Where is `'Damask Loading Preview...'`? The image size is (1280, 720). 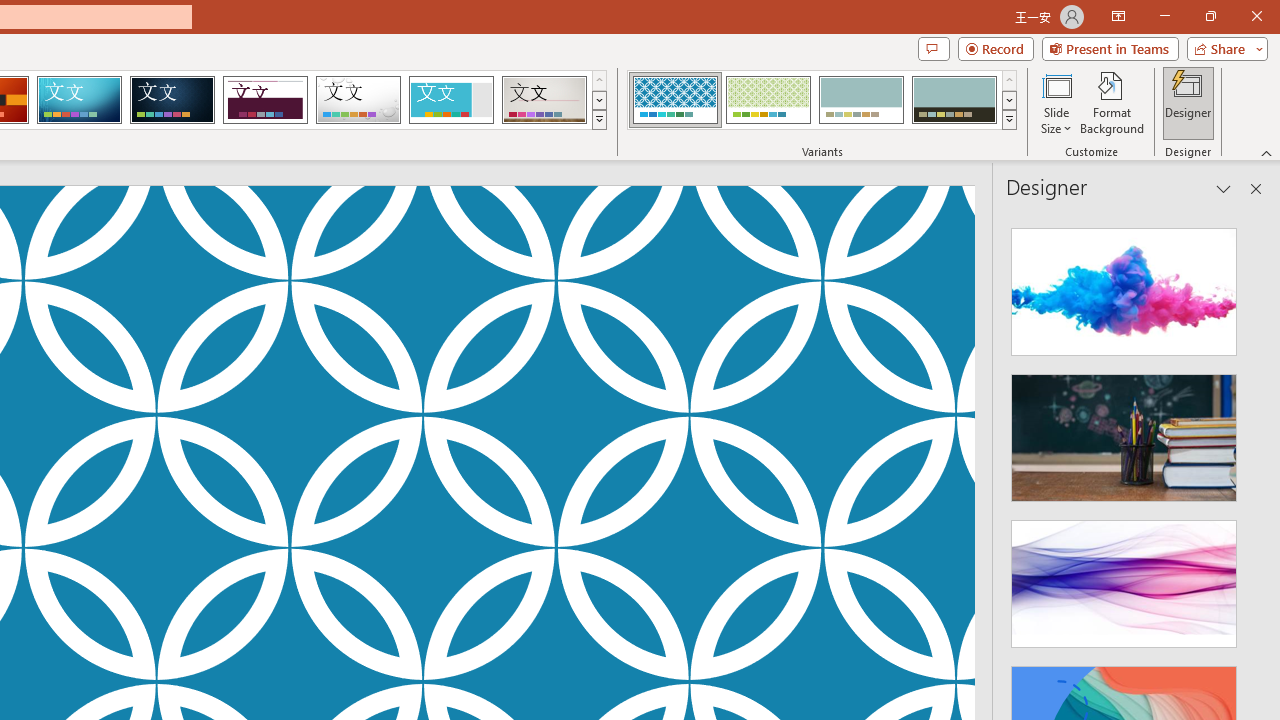
'Damask Loading Preview...' is located at coordinates (172, 100).